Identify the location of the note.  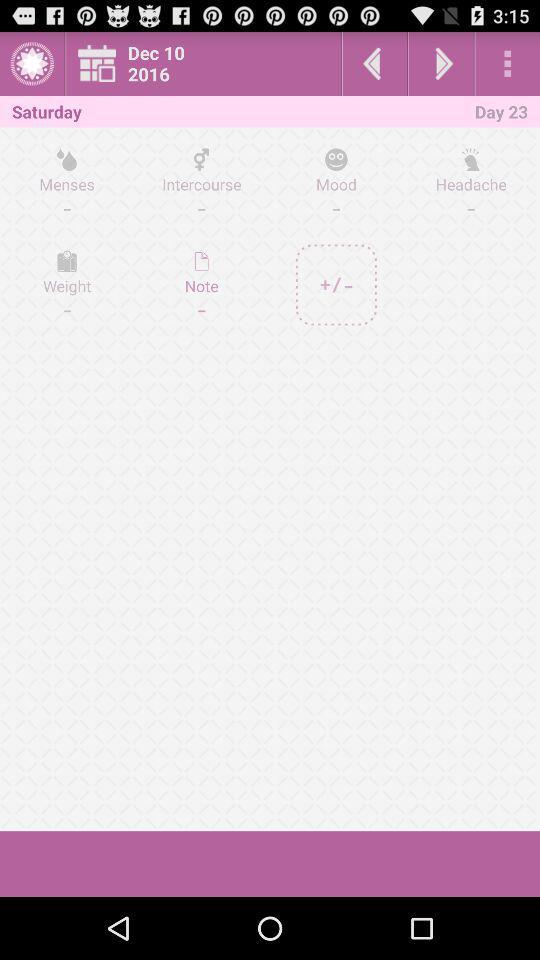
(201, 284).